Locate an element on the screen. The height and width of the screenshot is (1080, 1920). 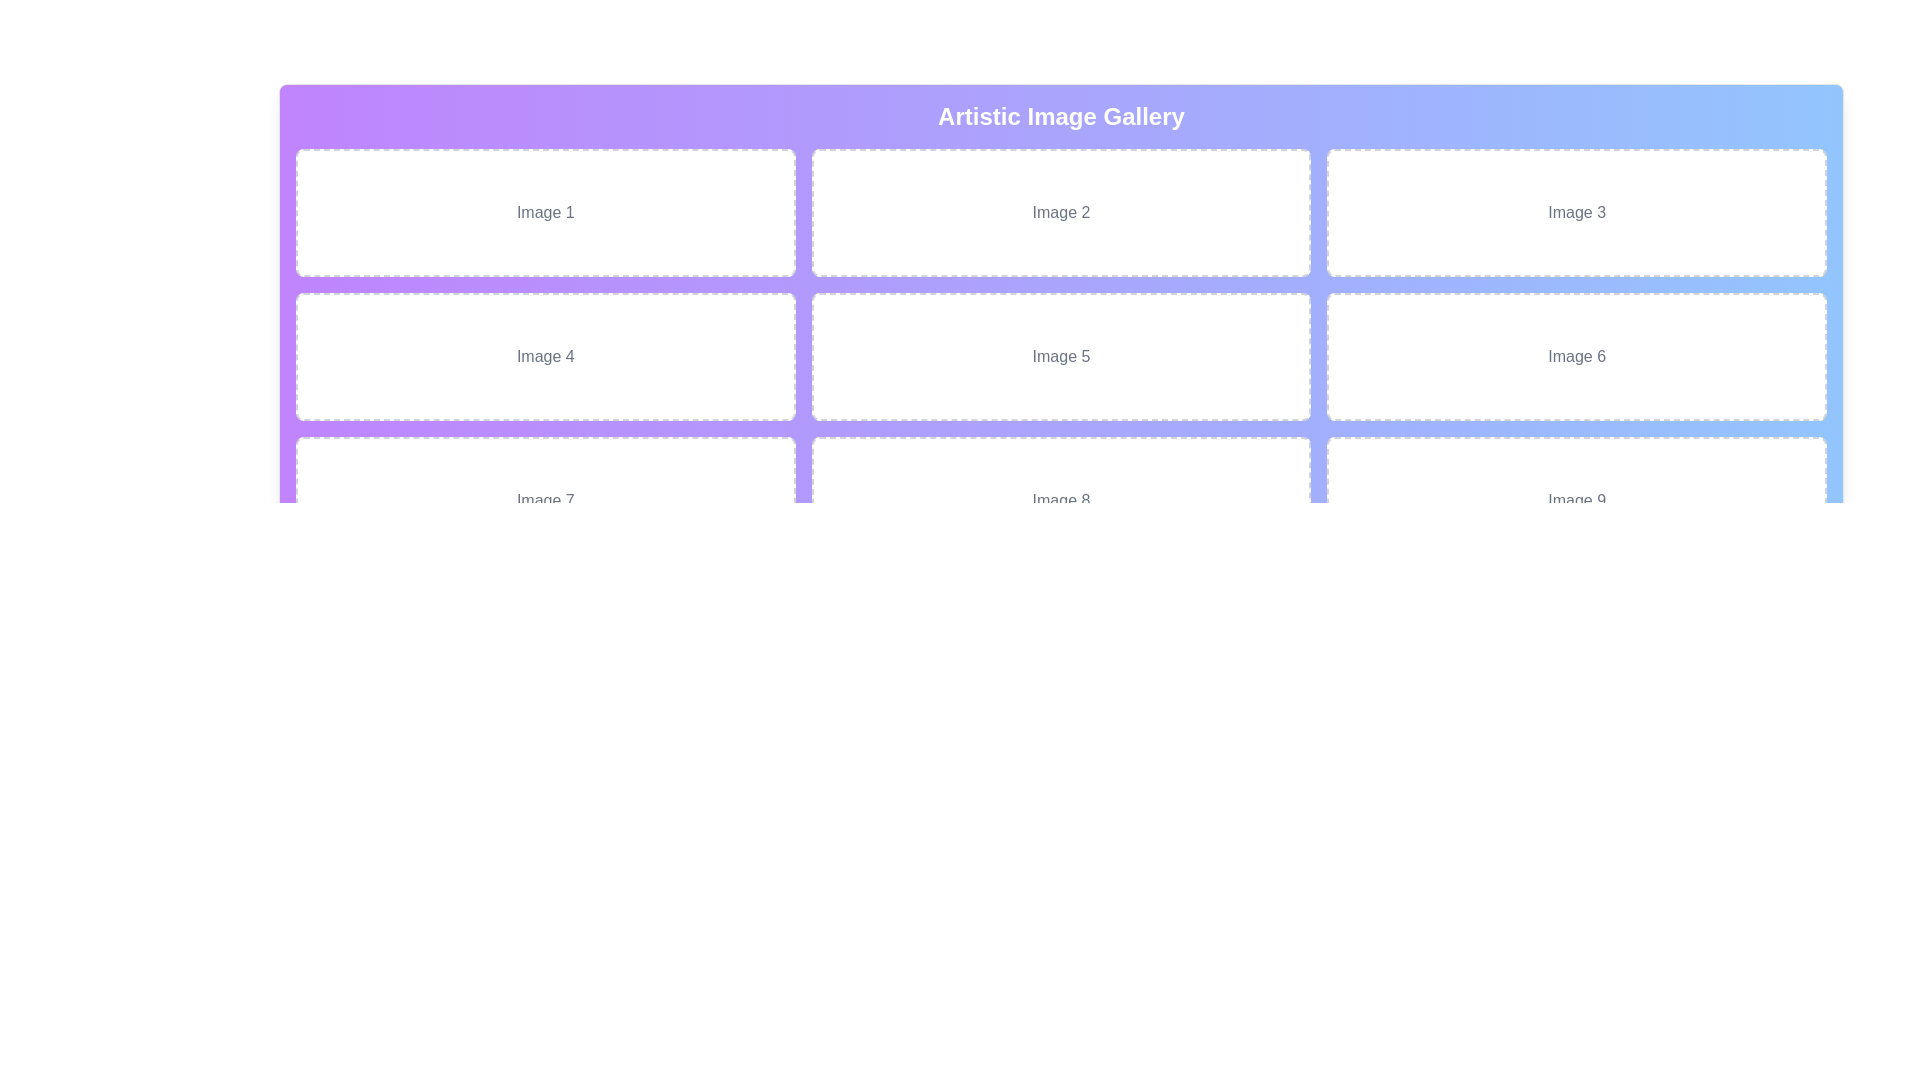
the static content placeholder labeled 'Image 2', located in the second column of the first row of a 3x3 grid structure is located at coordinates (1060, 212).